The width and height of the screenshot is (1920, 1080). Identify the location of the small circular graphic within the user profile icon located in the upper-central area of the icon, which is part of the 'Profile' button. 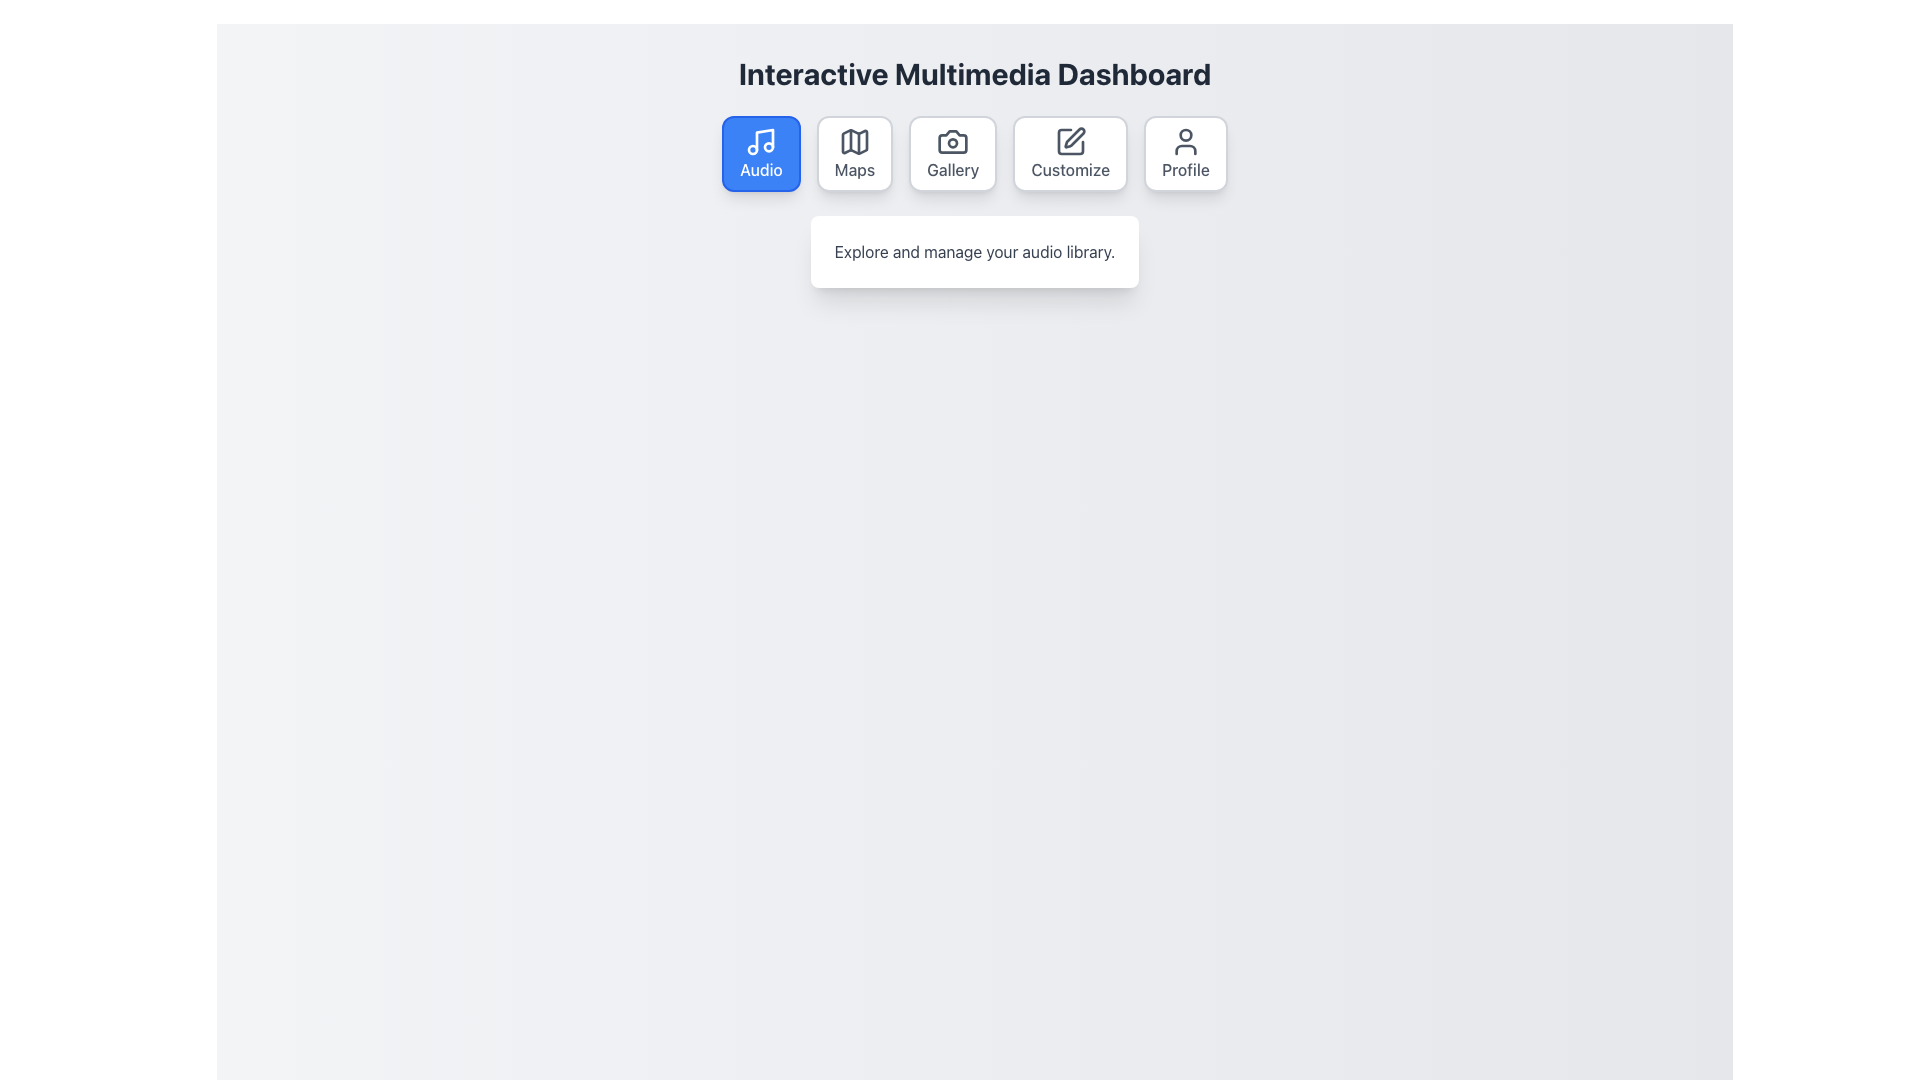
(1185, 135).